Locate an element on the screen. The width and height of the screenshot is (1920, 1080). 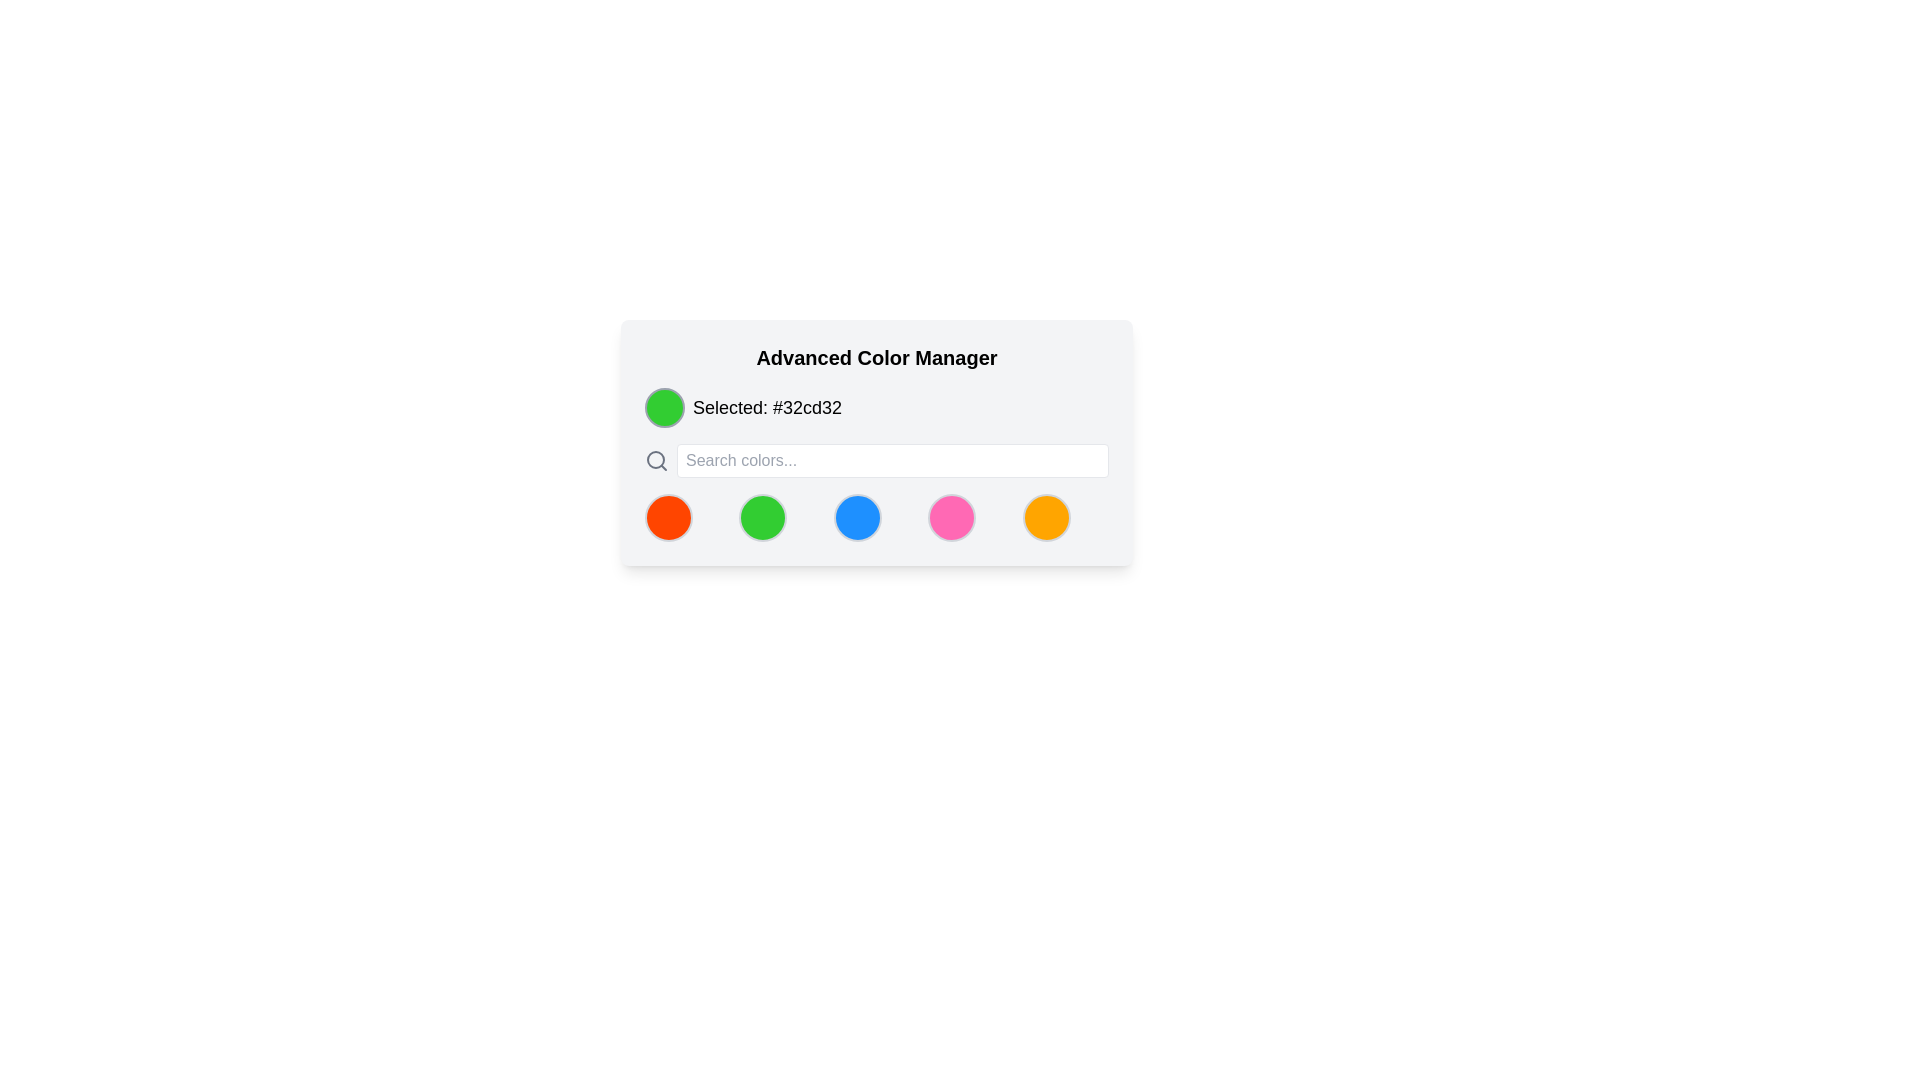
the third circular button from the left in the grid layout is located at coordinates (857, 516).